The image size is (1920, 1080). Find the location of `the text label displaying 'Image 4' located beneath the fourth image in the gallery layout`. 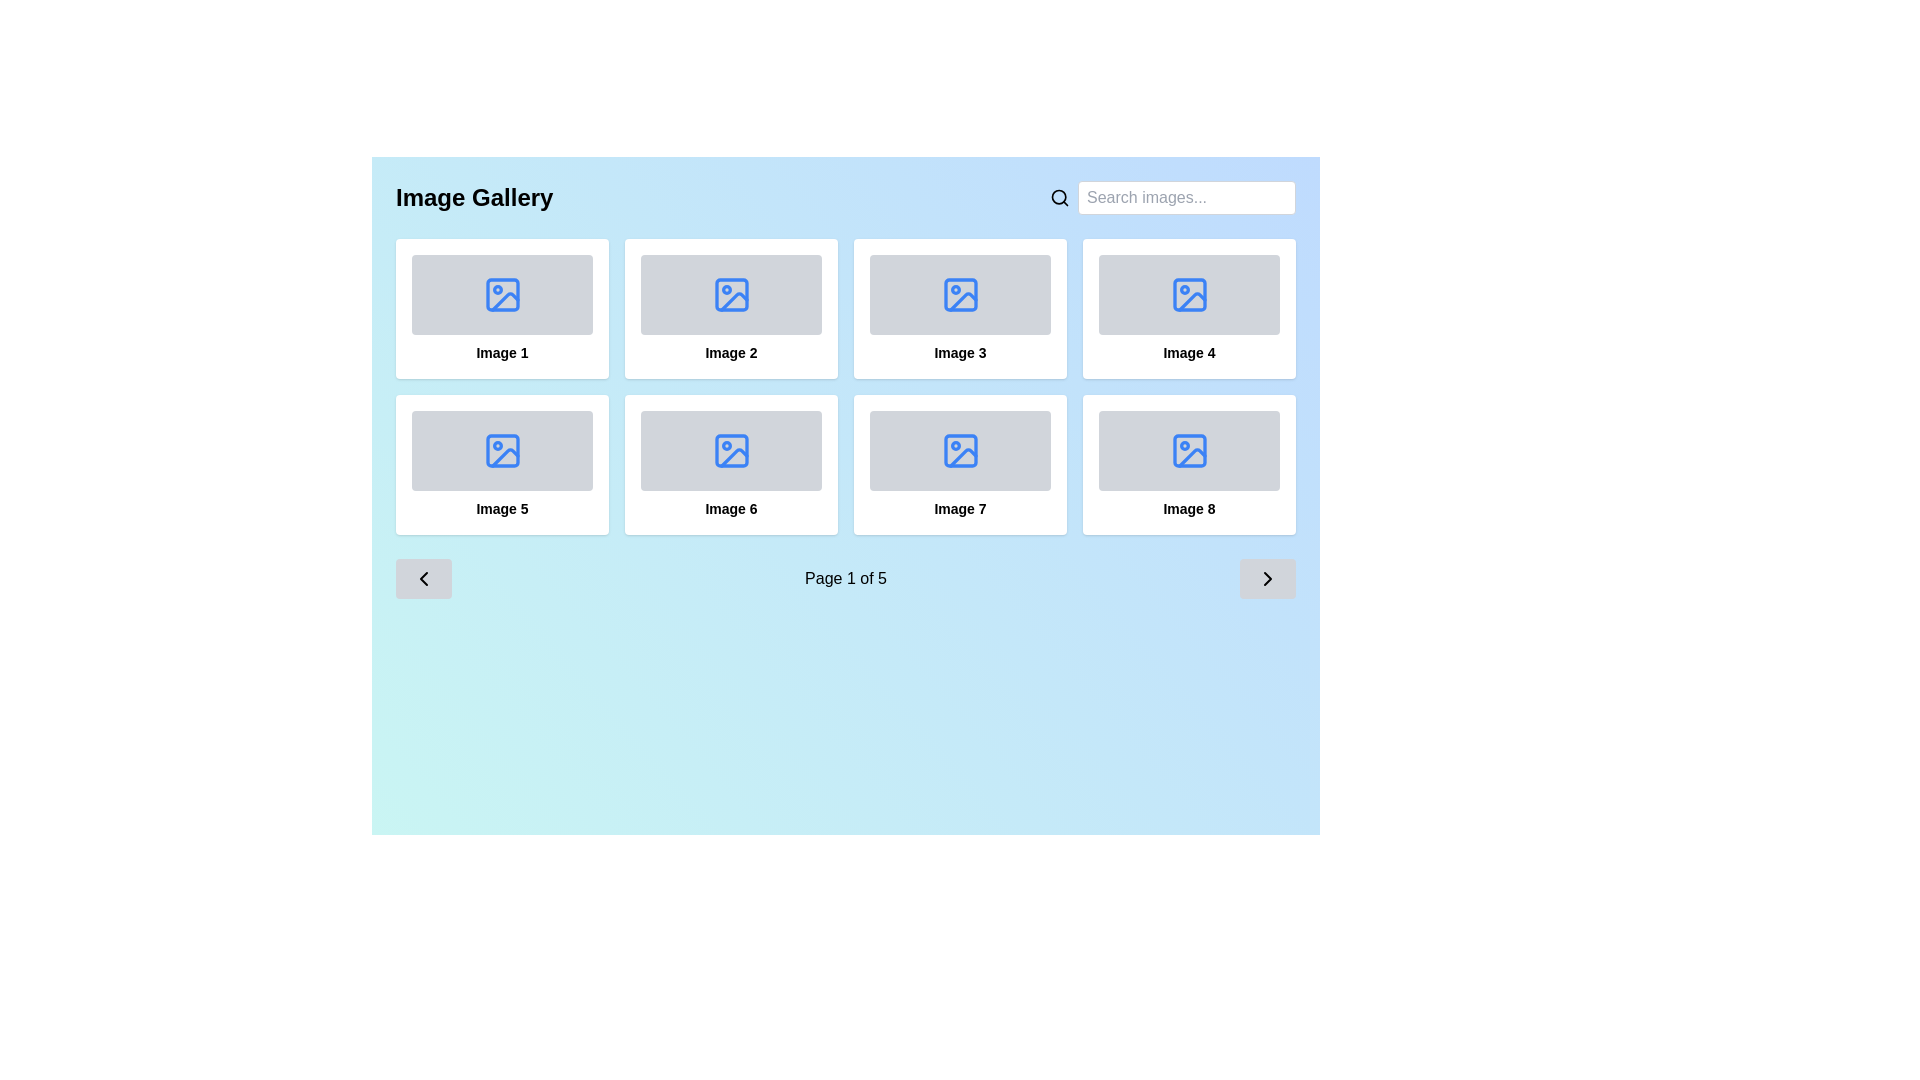

the text label displaying 'Image 4' located beneath the fourth image in the gallery layout is located at coordinates (1189, 352).